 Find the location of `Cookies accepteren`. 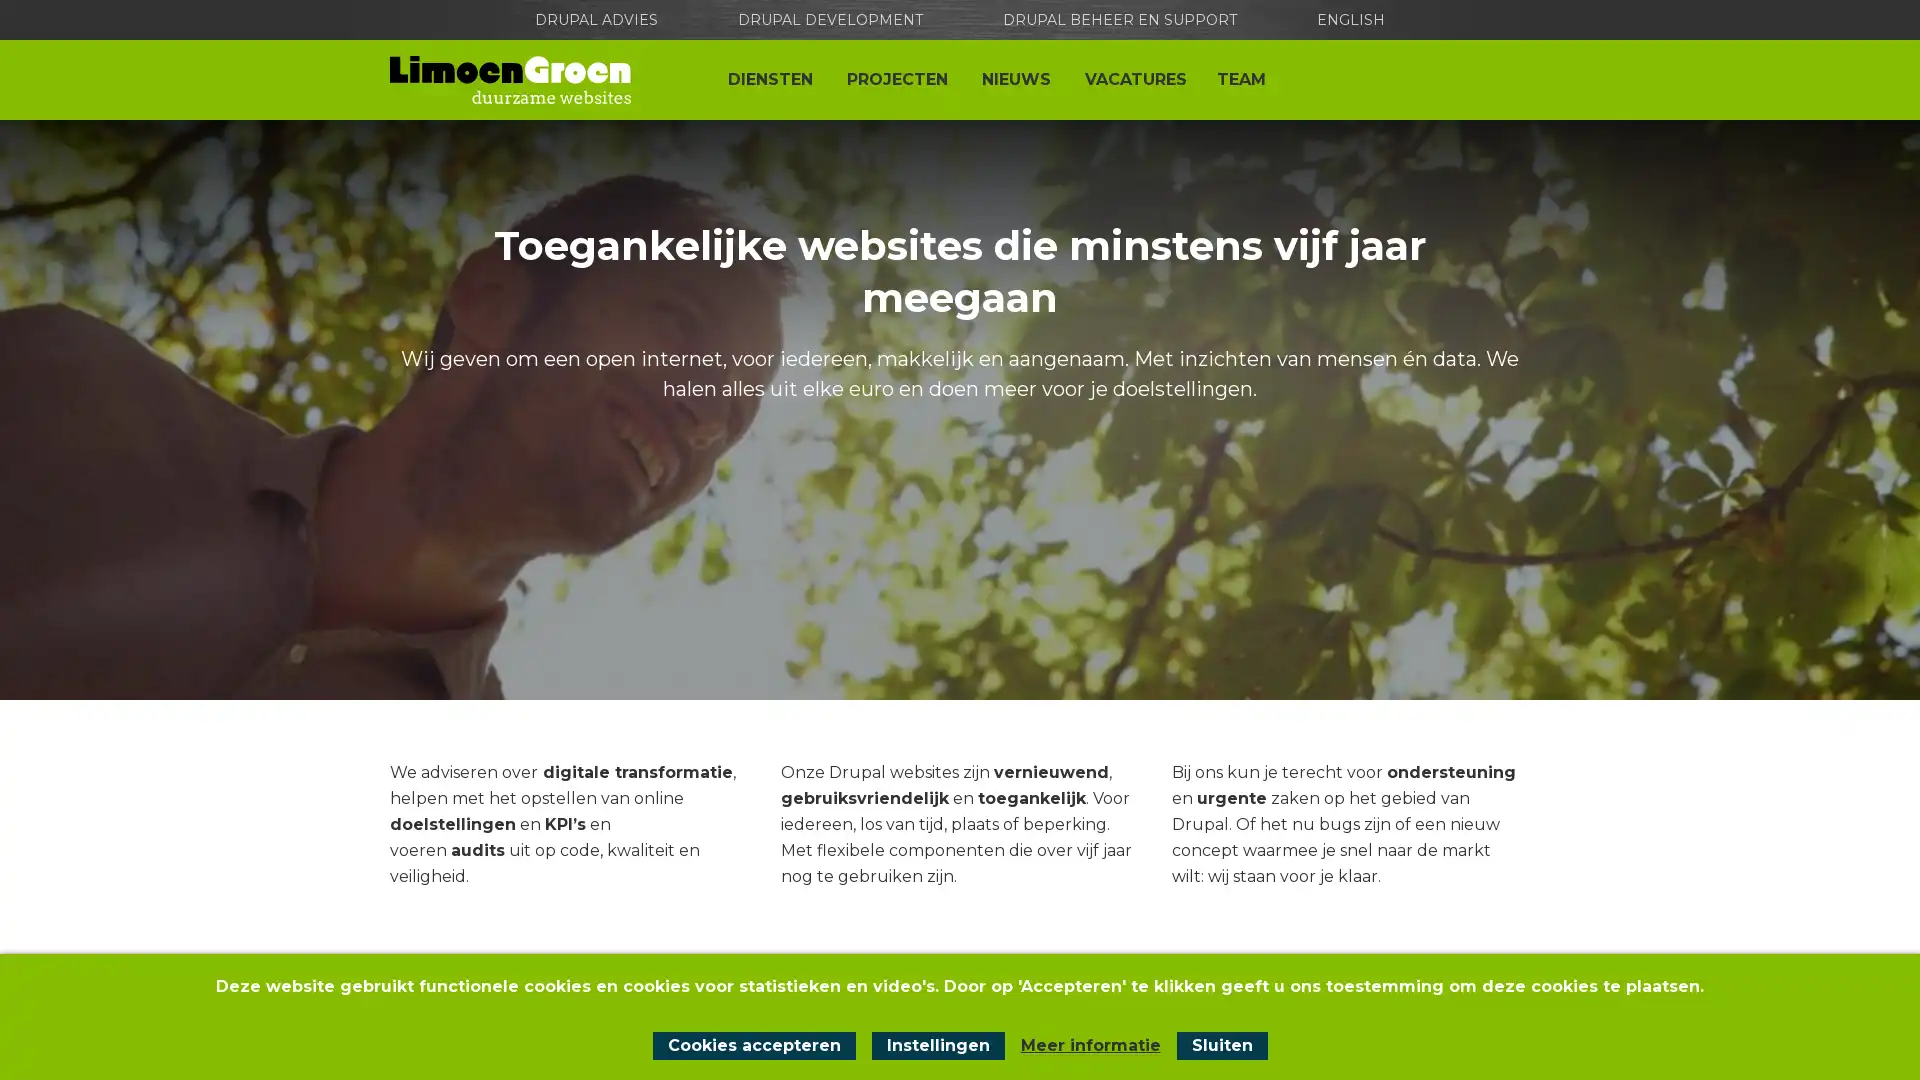

Cookies accepteren is located at coordinates (752, 1044).